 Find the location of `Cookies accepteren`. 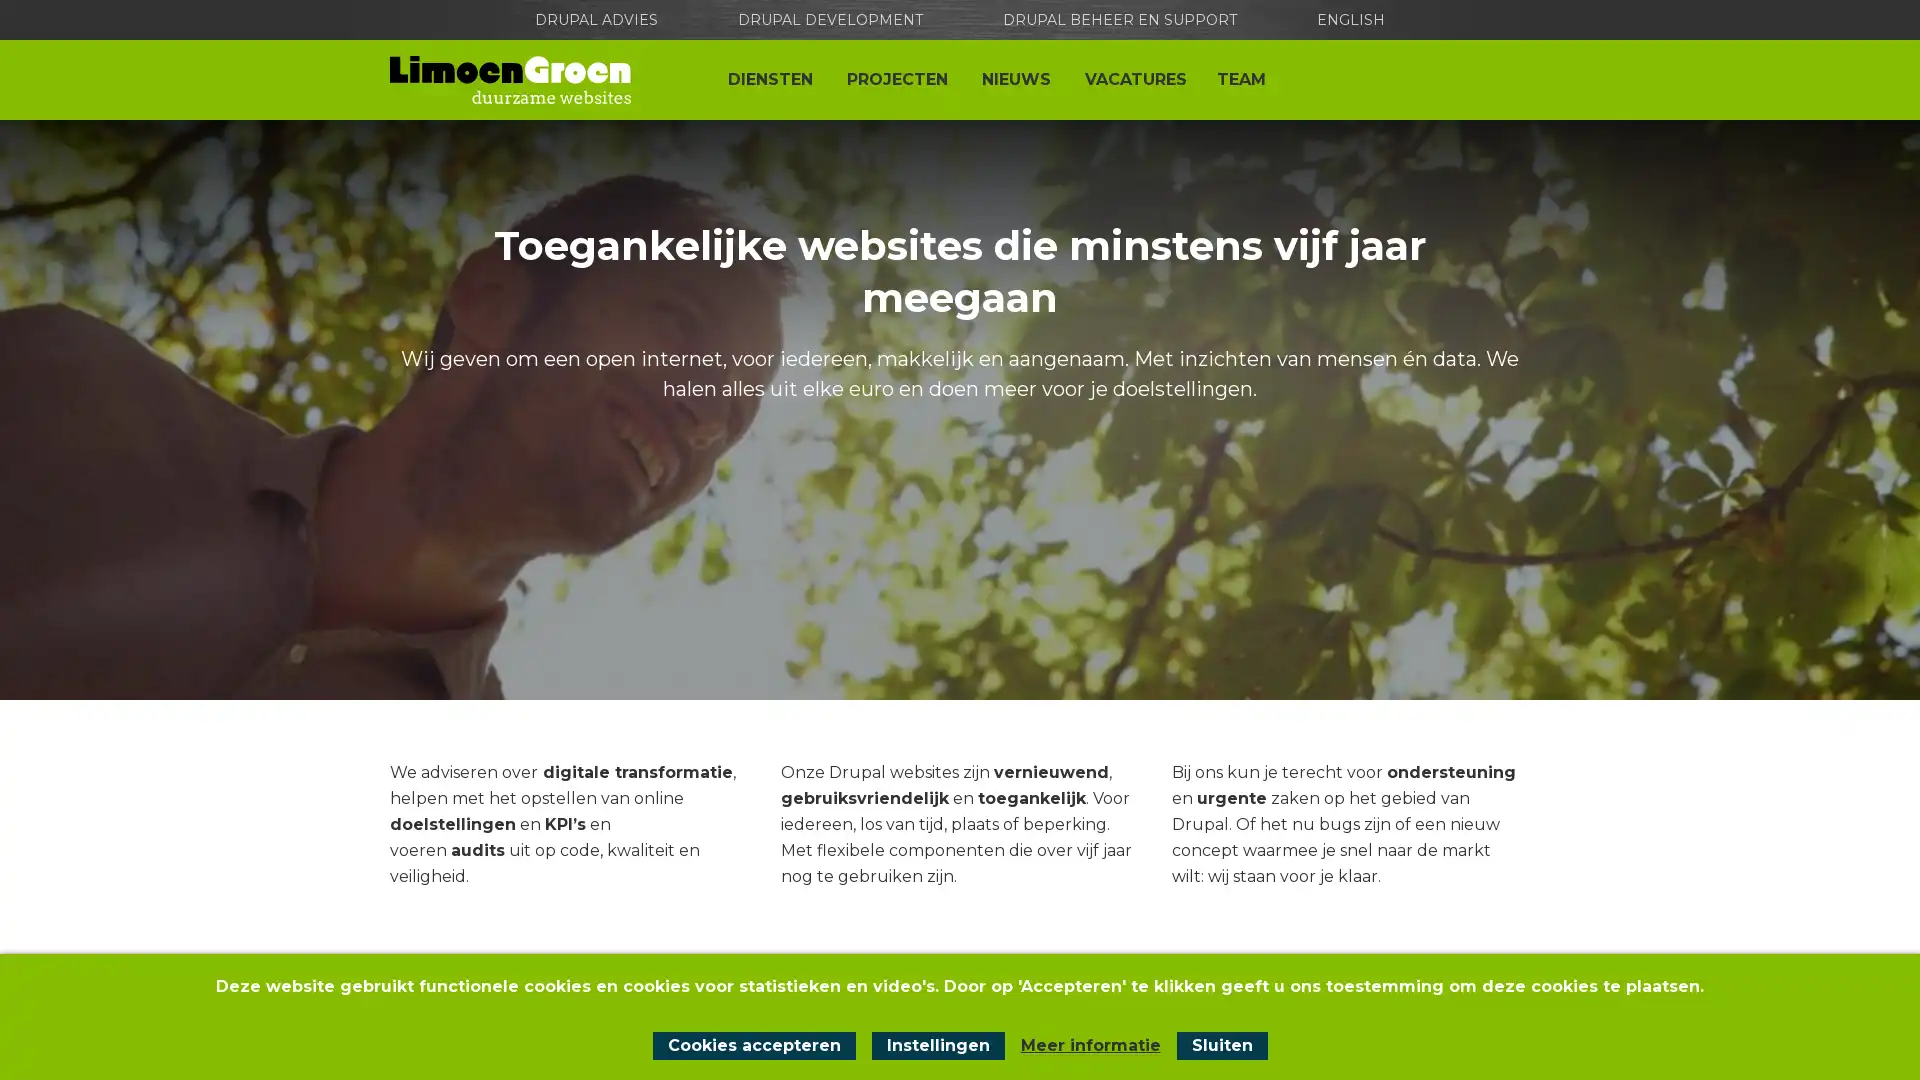

Cookies accepteren is located at coordinates (752, 1044).